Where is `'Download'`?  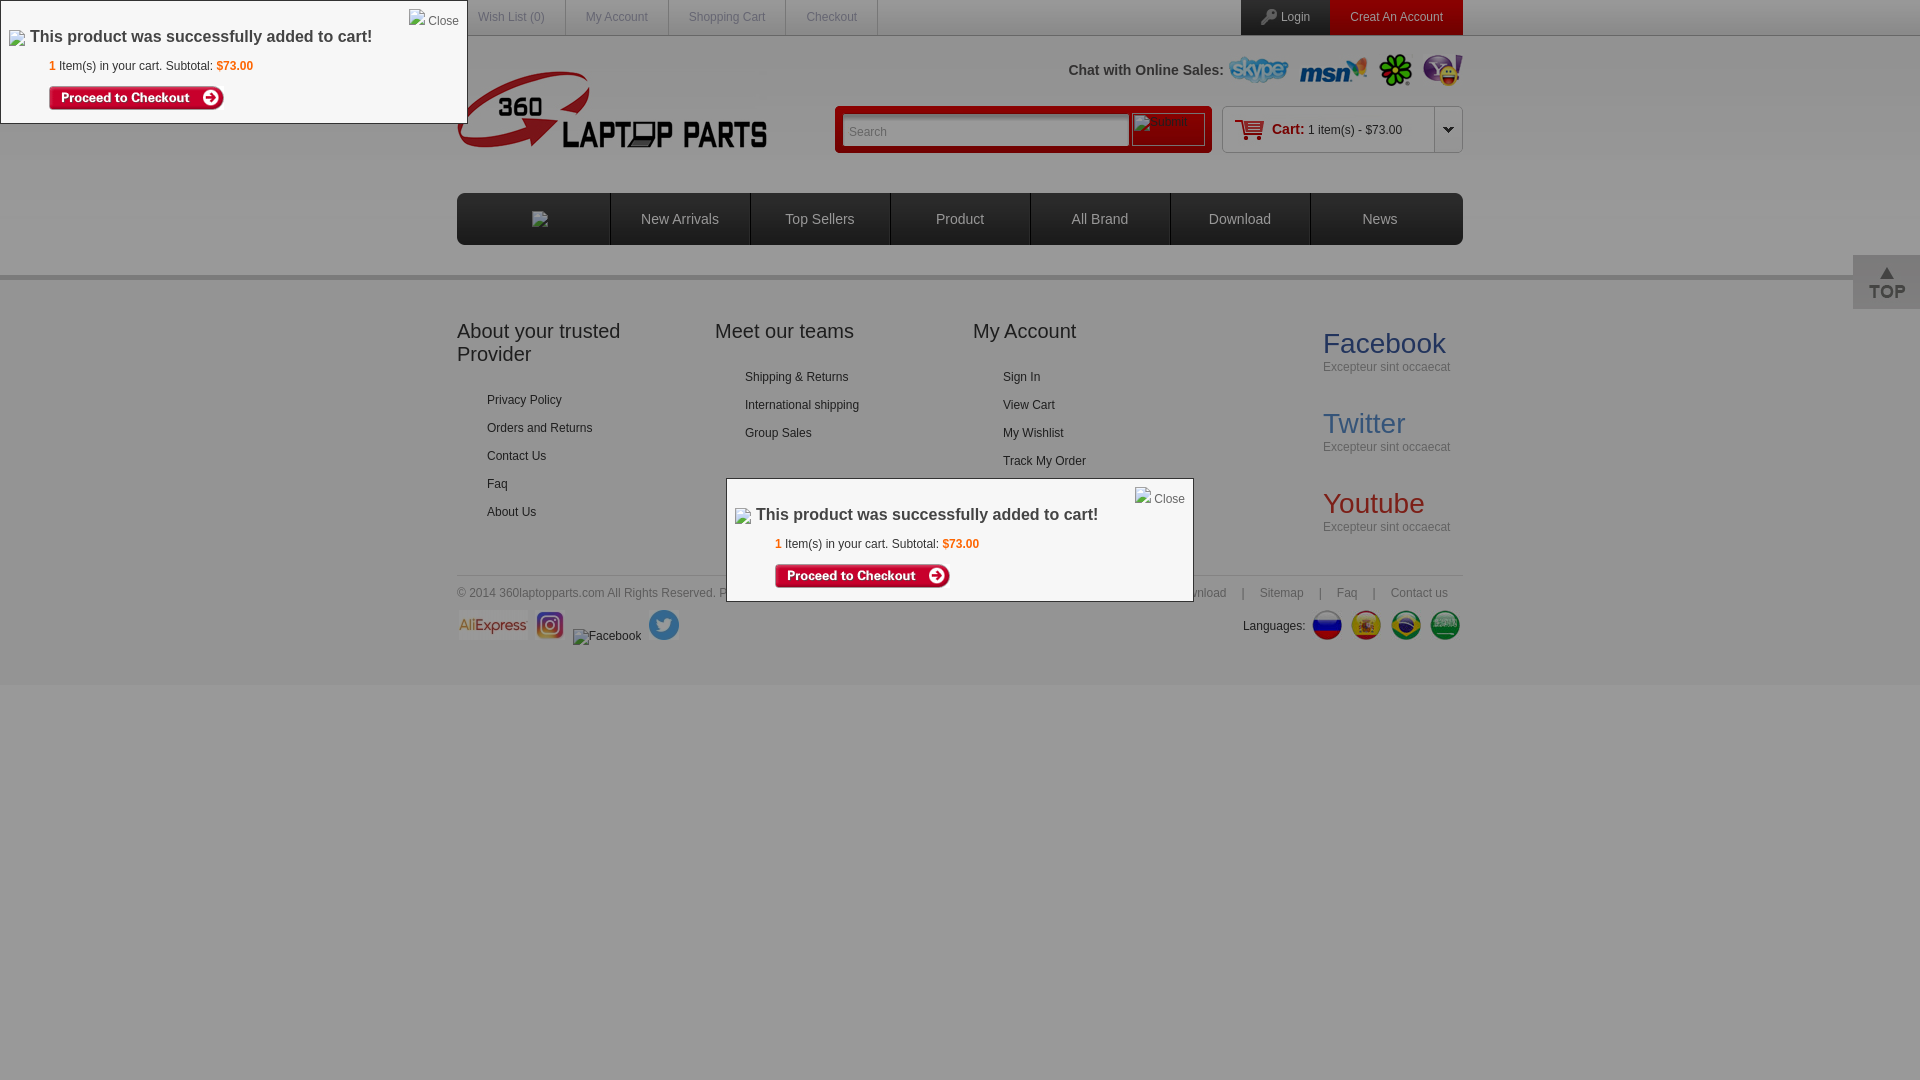
'Download' is located at coordinates (1199, 592).